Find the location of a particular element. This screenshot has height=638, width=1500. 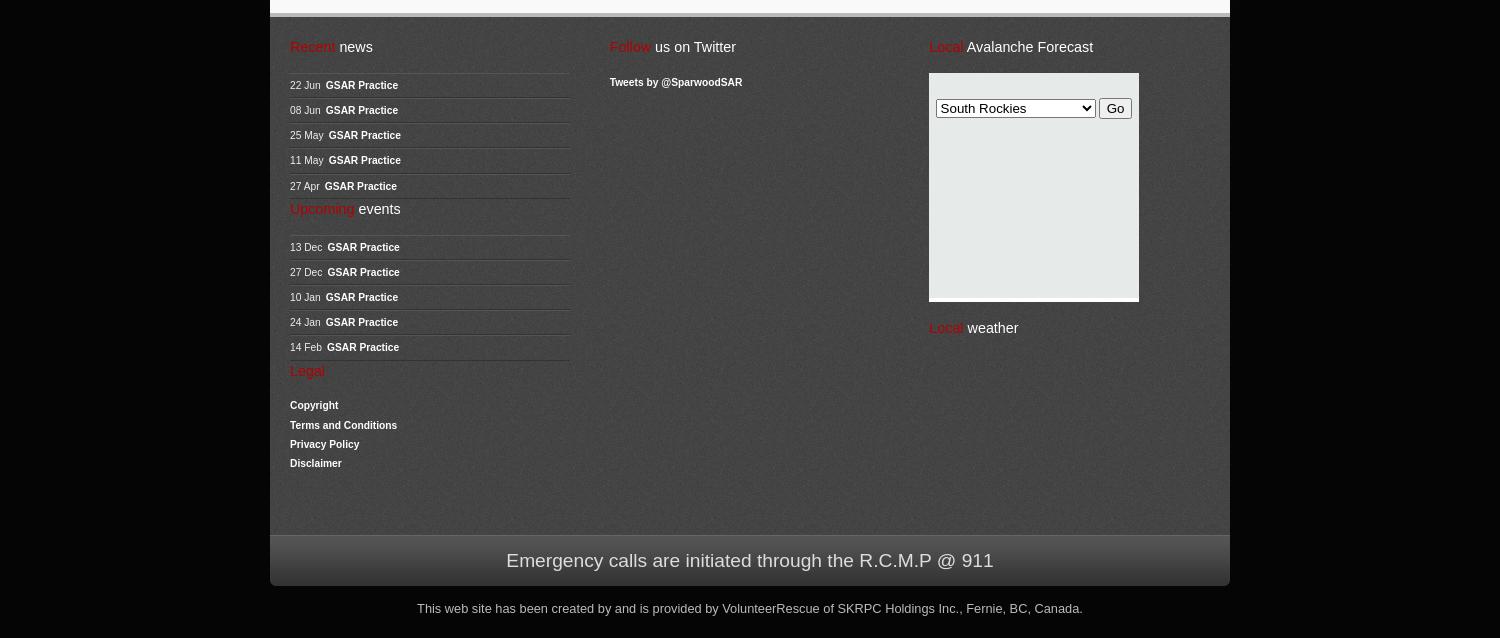

'events' is located at coordinates (376, 206).